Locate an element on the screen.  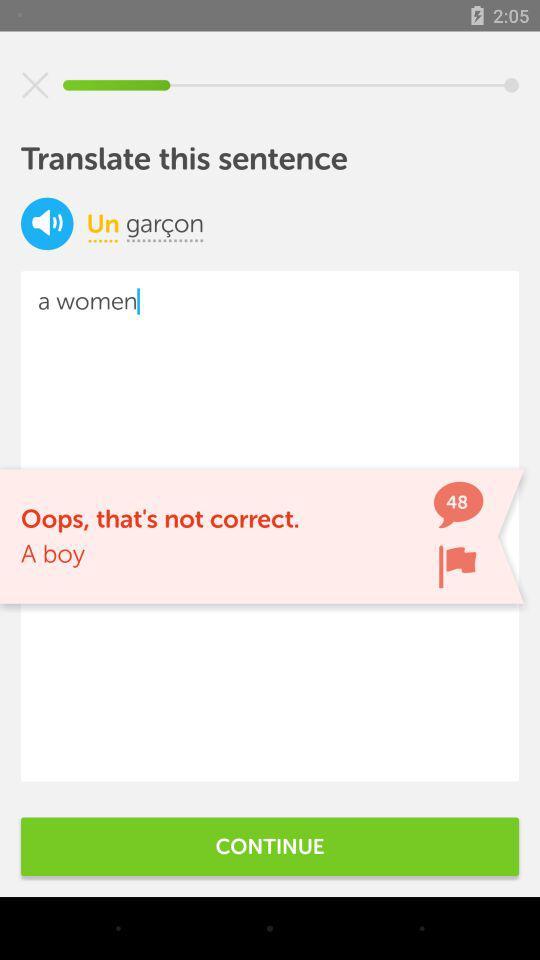
the icon below translate this sentence is located at coordinates (164, 223).